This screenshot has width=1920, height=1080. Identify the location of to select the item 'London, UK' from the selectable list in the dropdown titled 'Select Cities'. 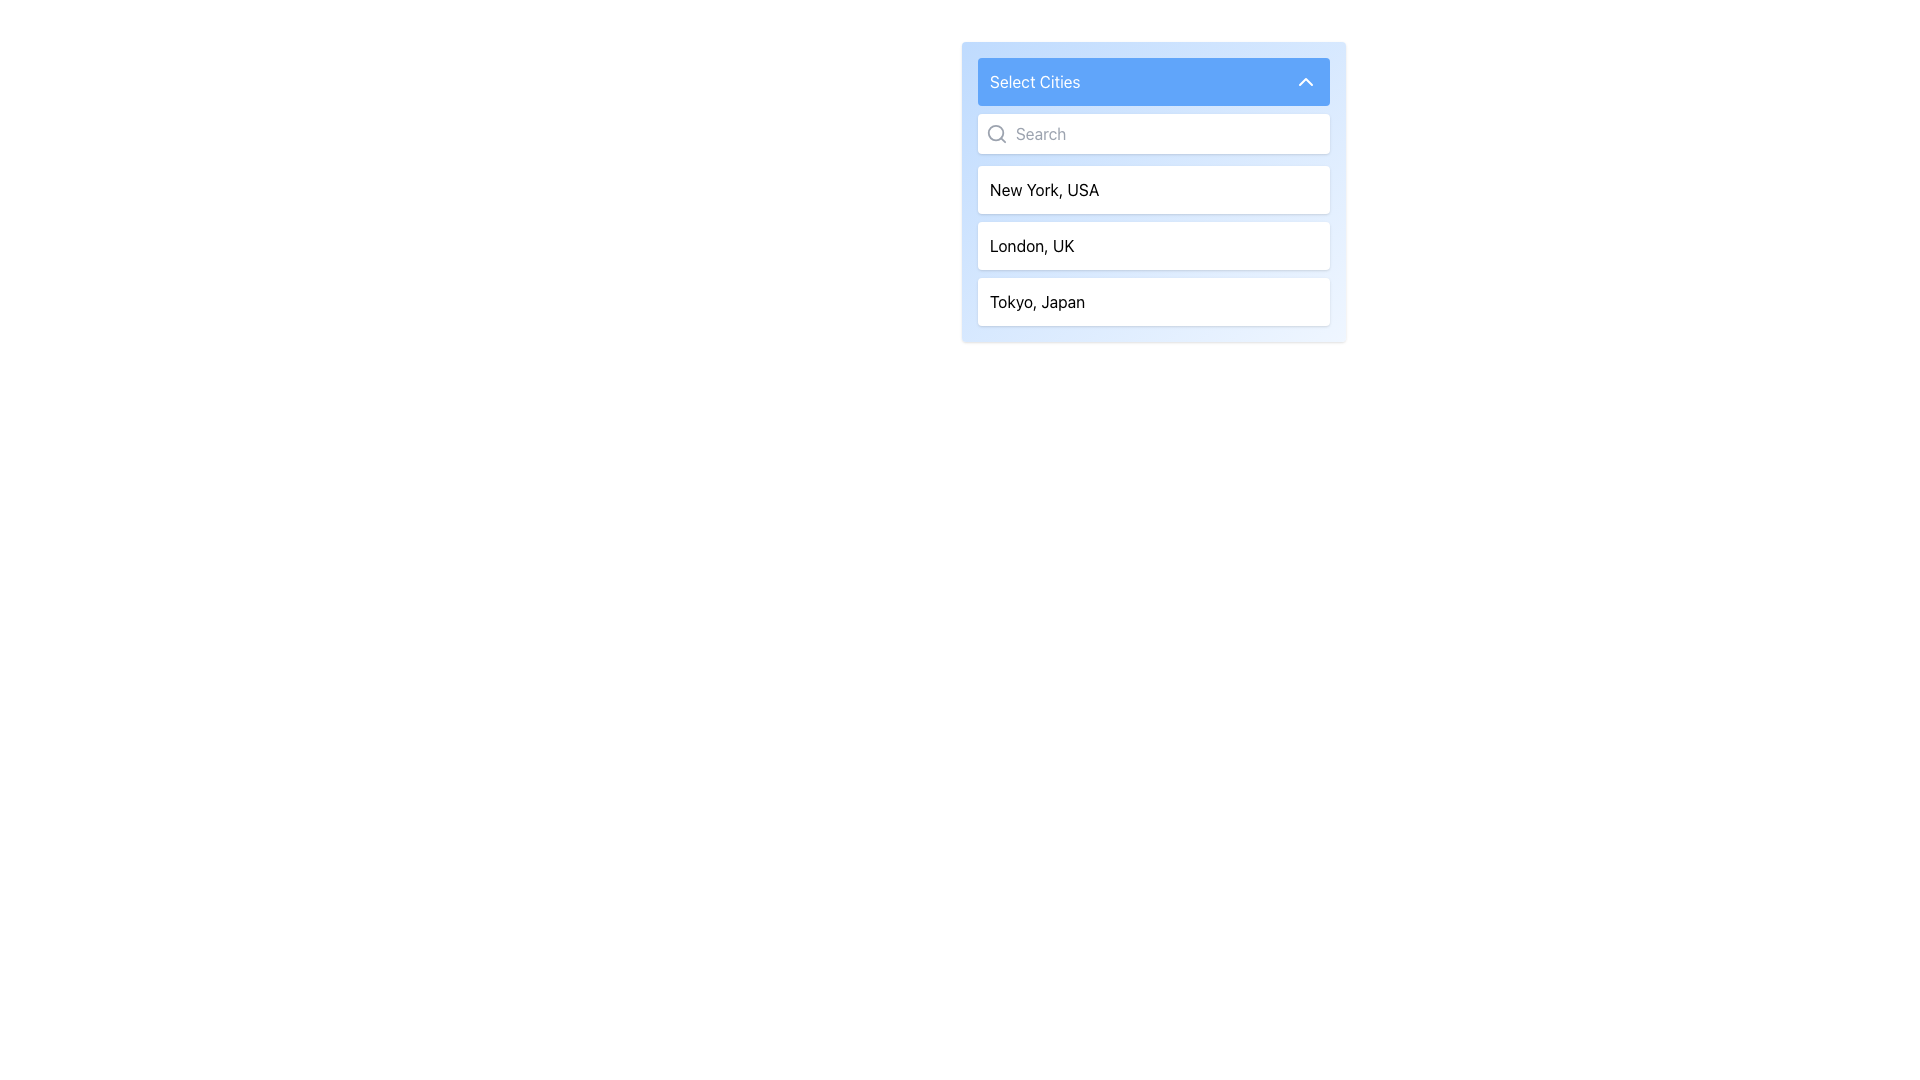
(1153, 245).